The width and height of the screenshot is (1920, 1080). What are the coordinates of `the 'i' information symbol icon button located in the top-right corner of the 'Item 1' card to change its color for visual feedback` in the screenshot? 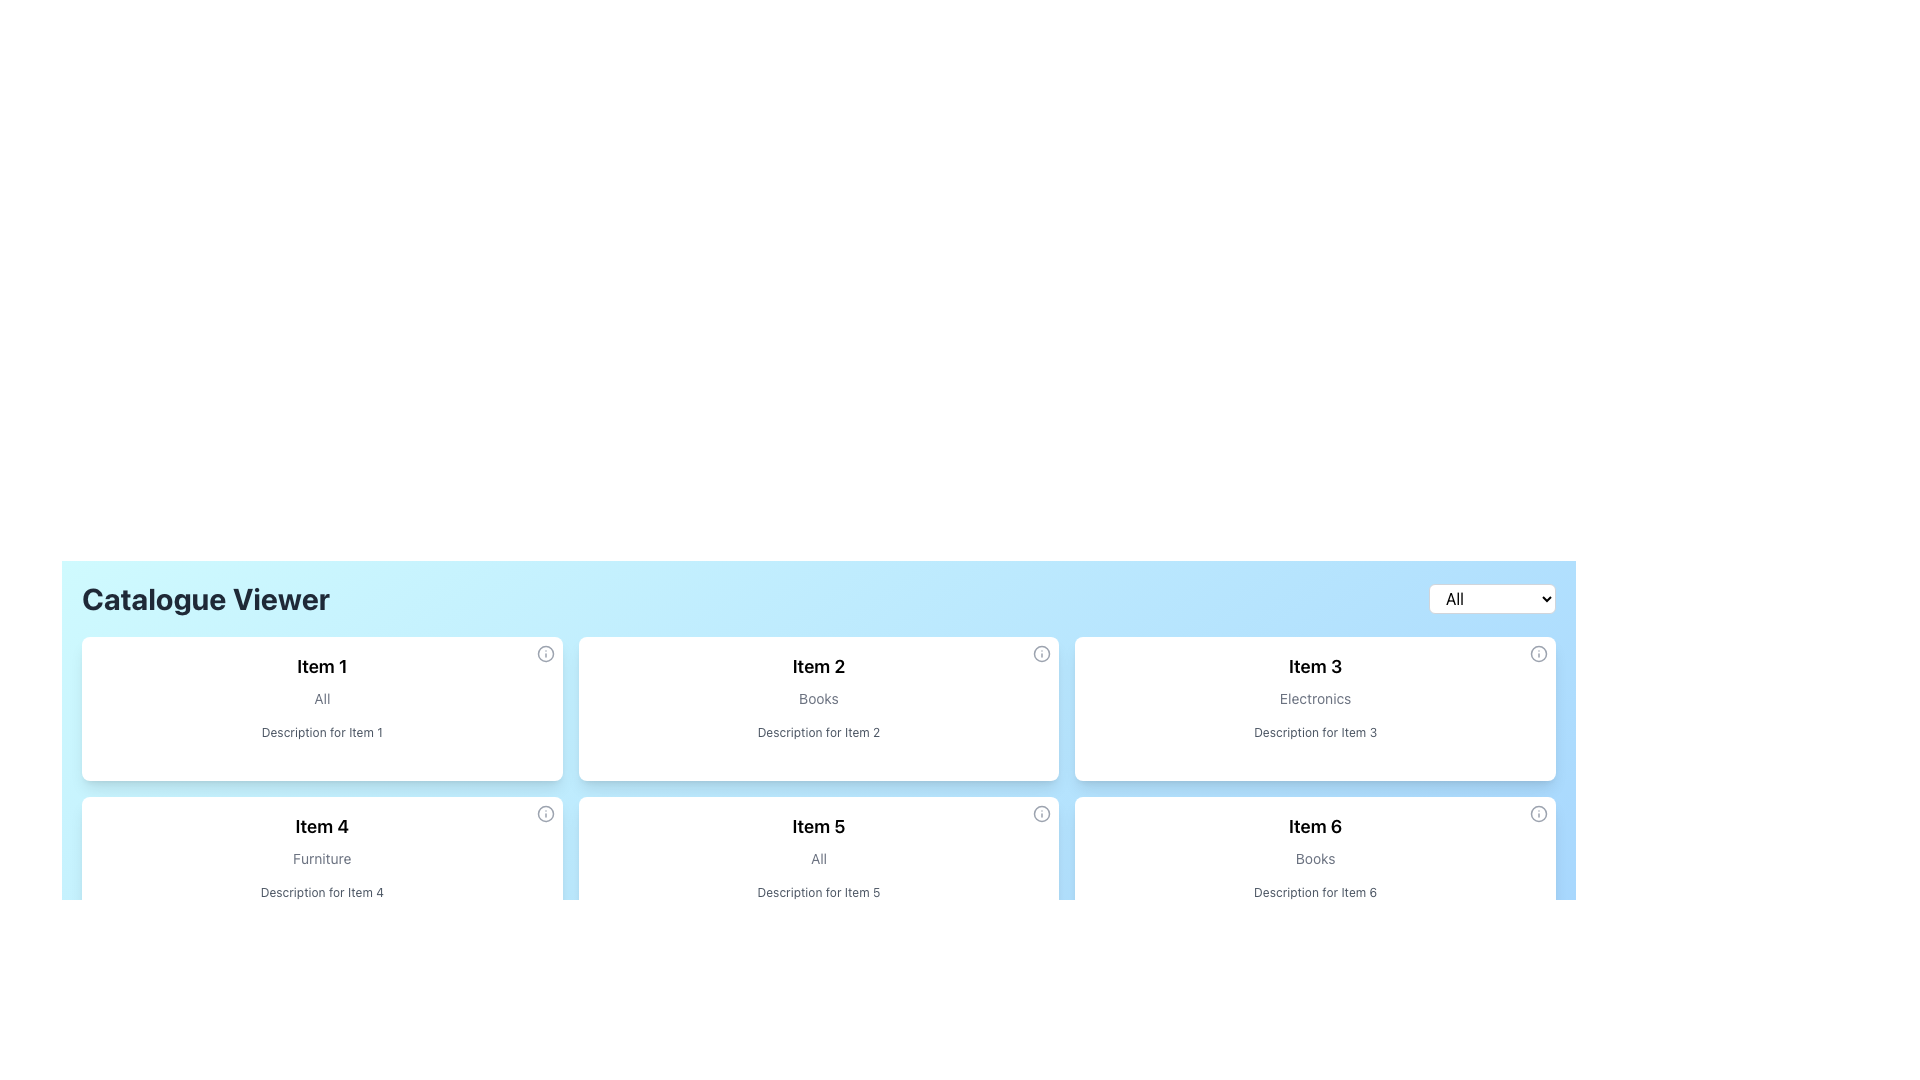 It's located at (545, 654).